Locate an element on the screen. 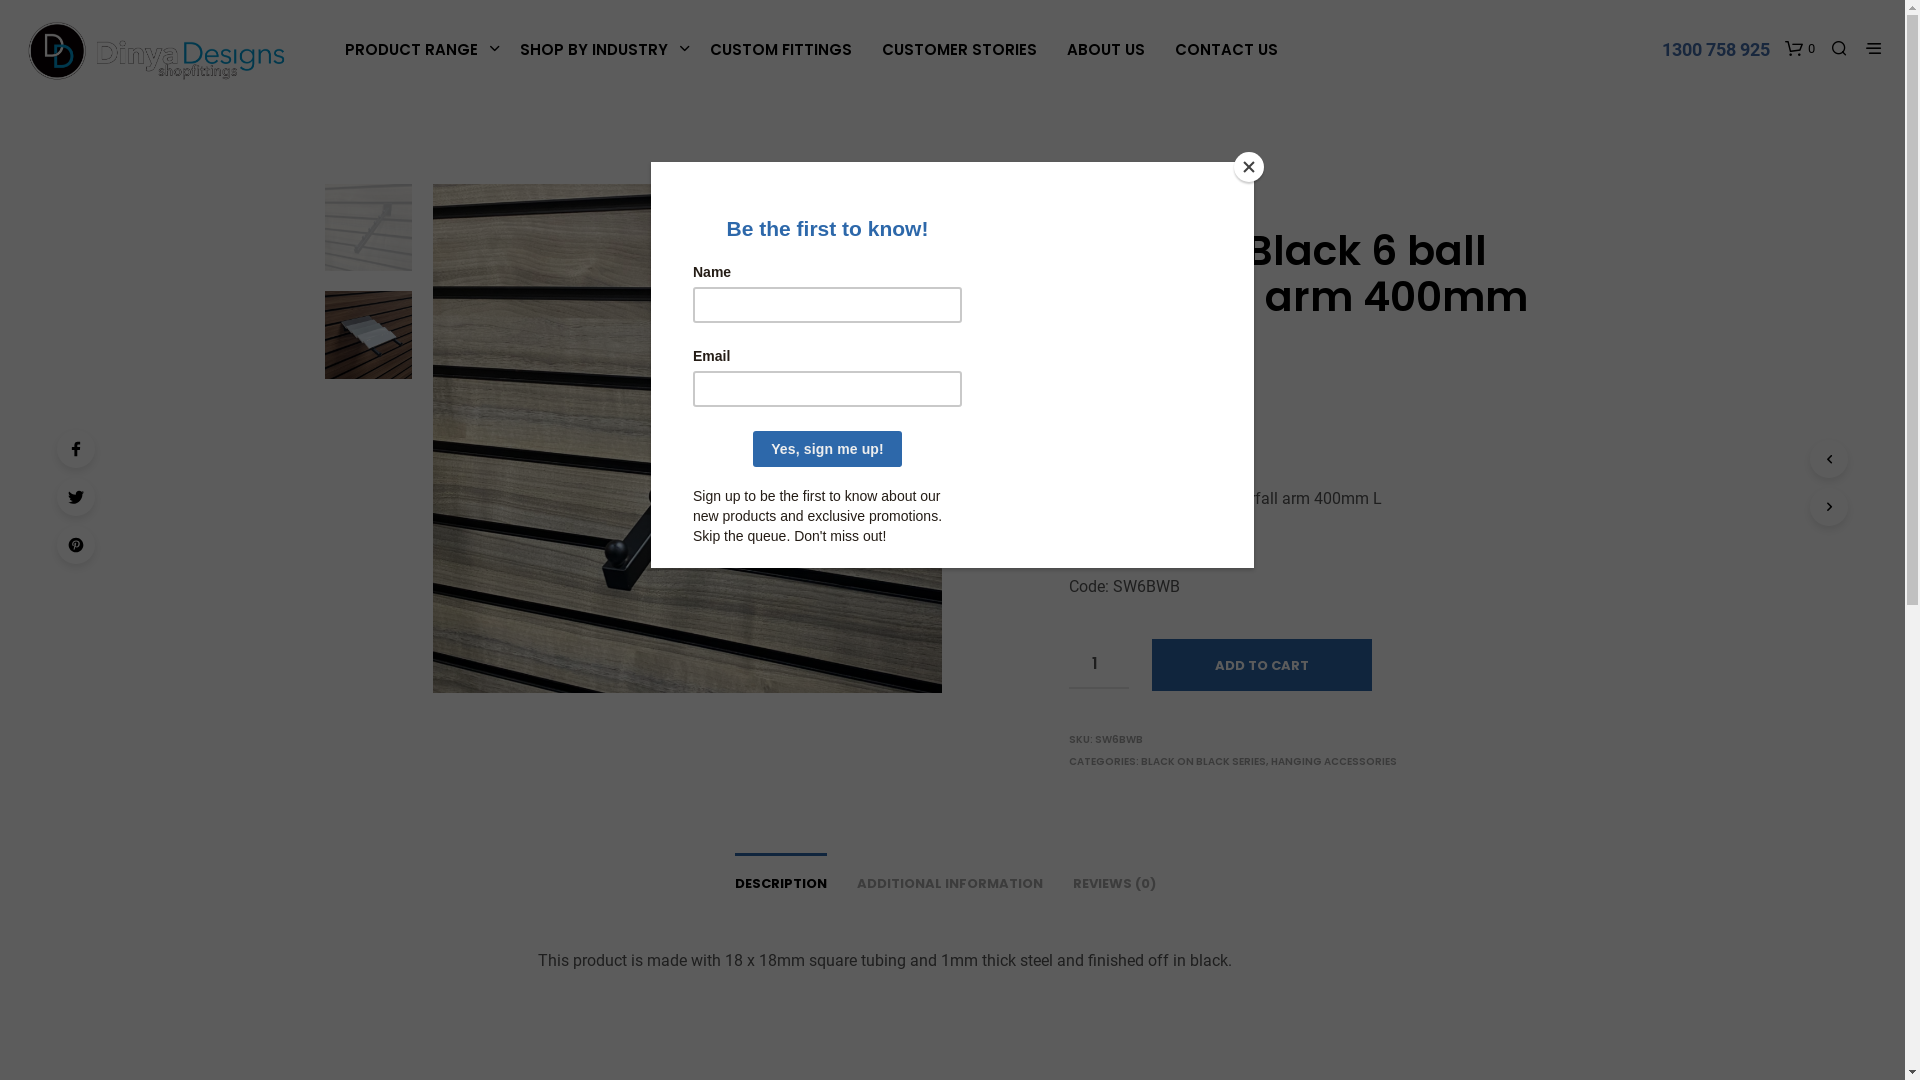 This screenshot has width=1920, height=1080. 'ADD TO CART' is located at coordinates (1261, 664).